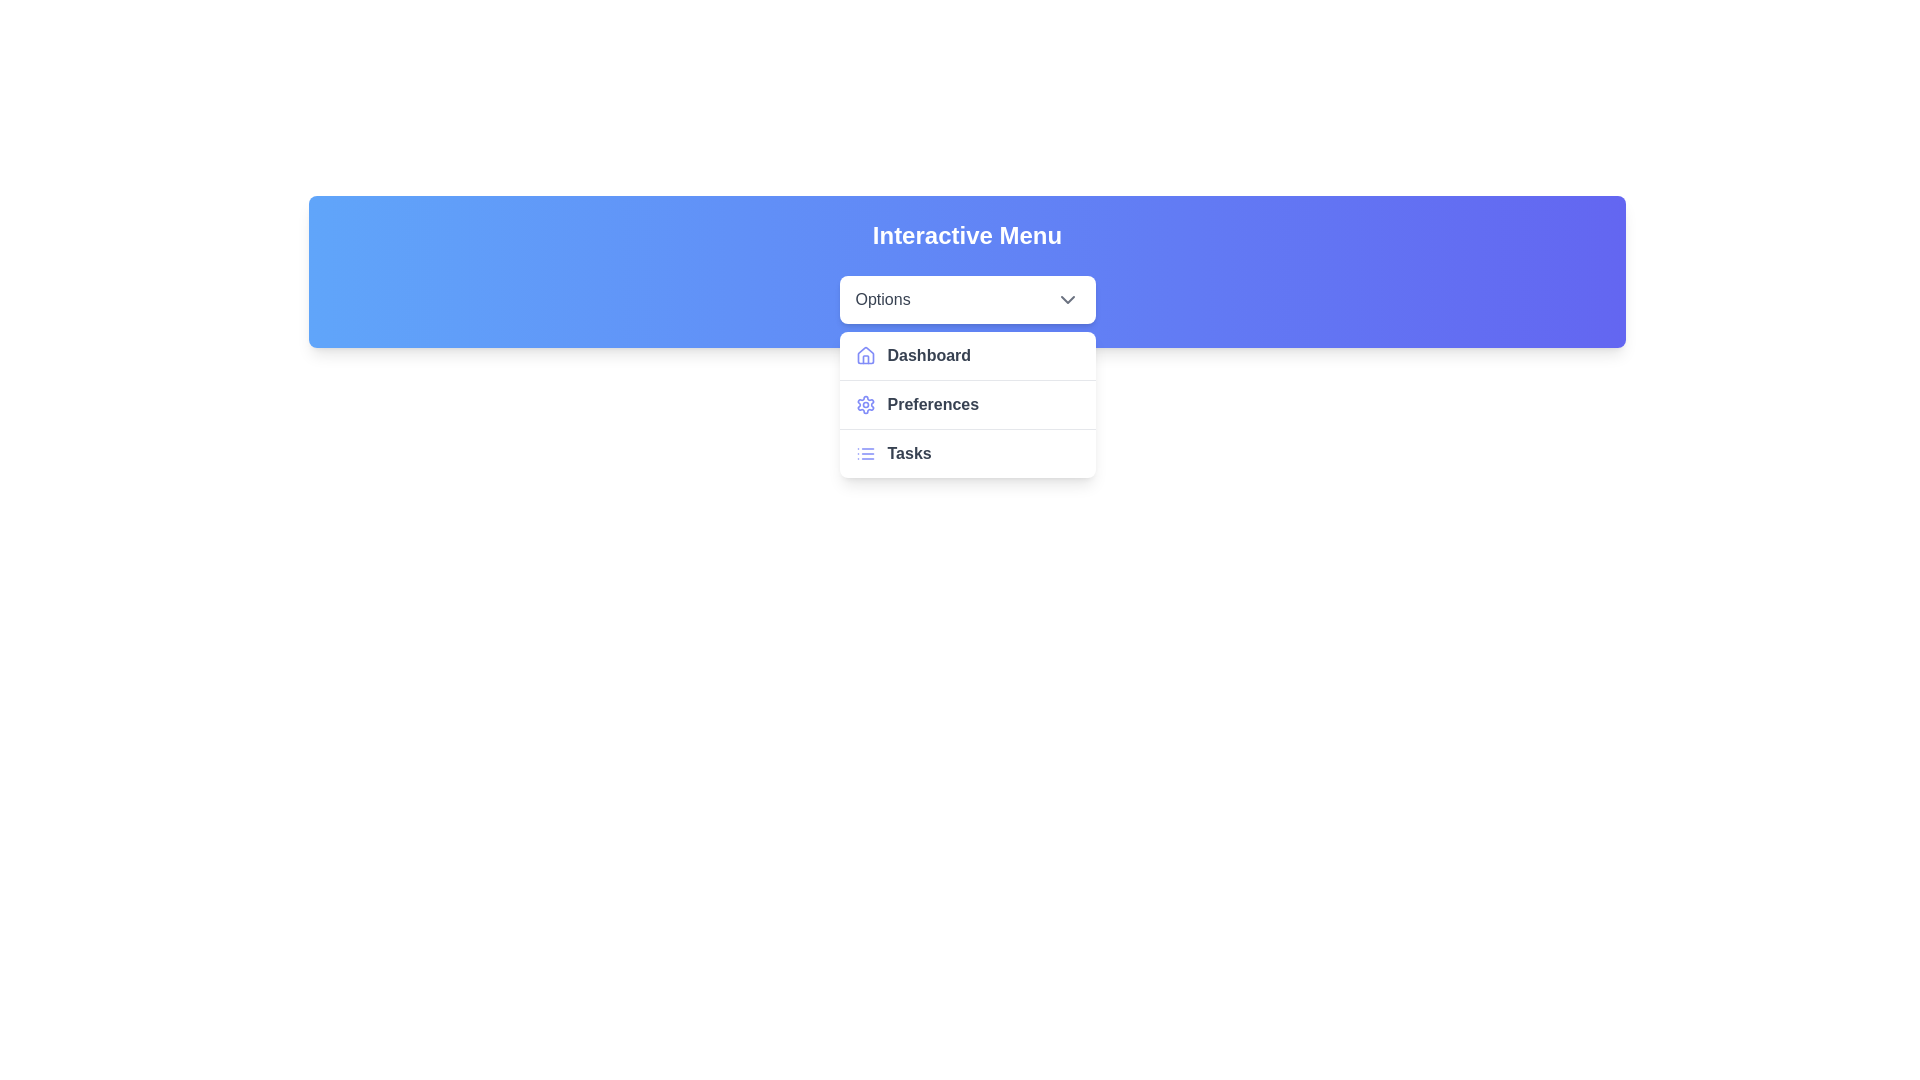 This screenshot has width=1920, height=1080. What do you see at coordinates (865, 354) in the screenshot?
I see `the 'Dashboard' menu item's icon, which visually represents the functionality of the Dashboard option in the dropdown menu, located to the left of the 'Dashboard' text label` at bounding box center [865, 354].